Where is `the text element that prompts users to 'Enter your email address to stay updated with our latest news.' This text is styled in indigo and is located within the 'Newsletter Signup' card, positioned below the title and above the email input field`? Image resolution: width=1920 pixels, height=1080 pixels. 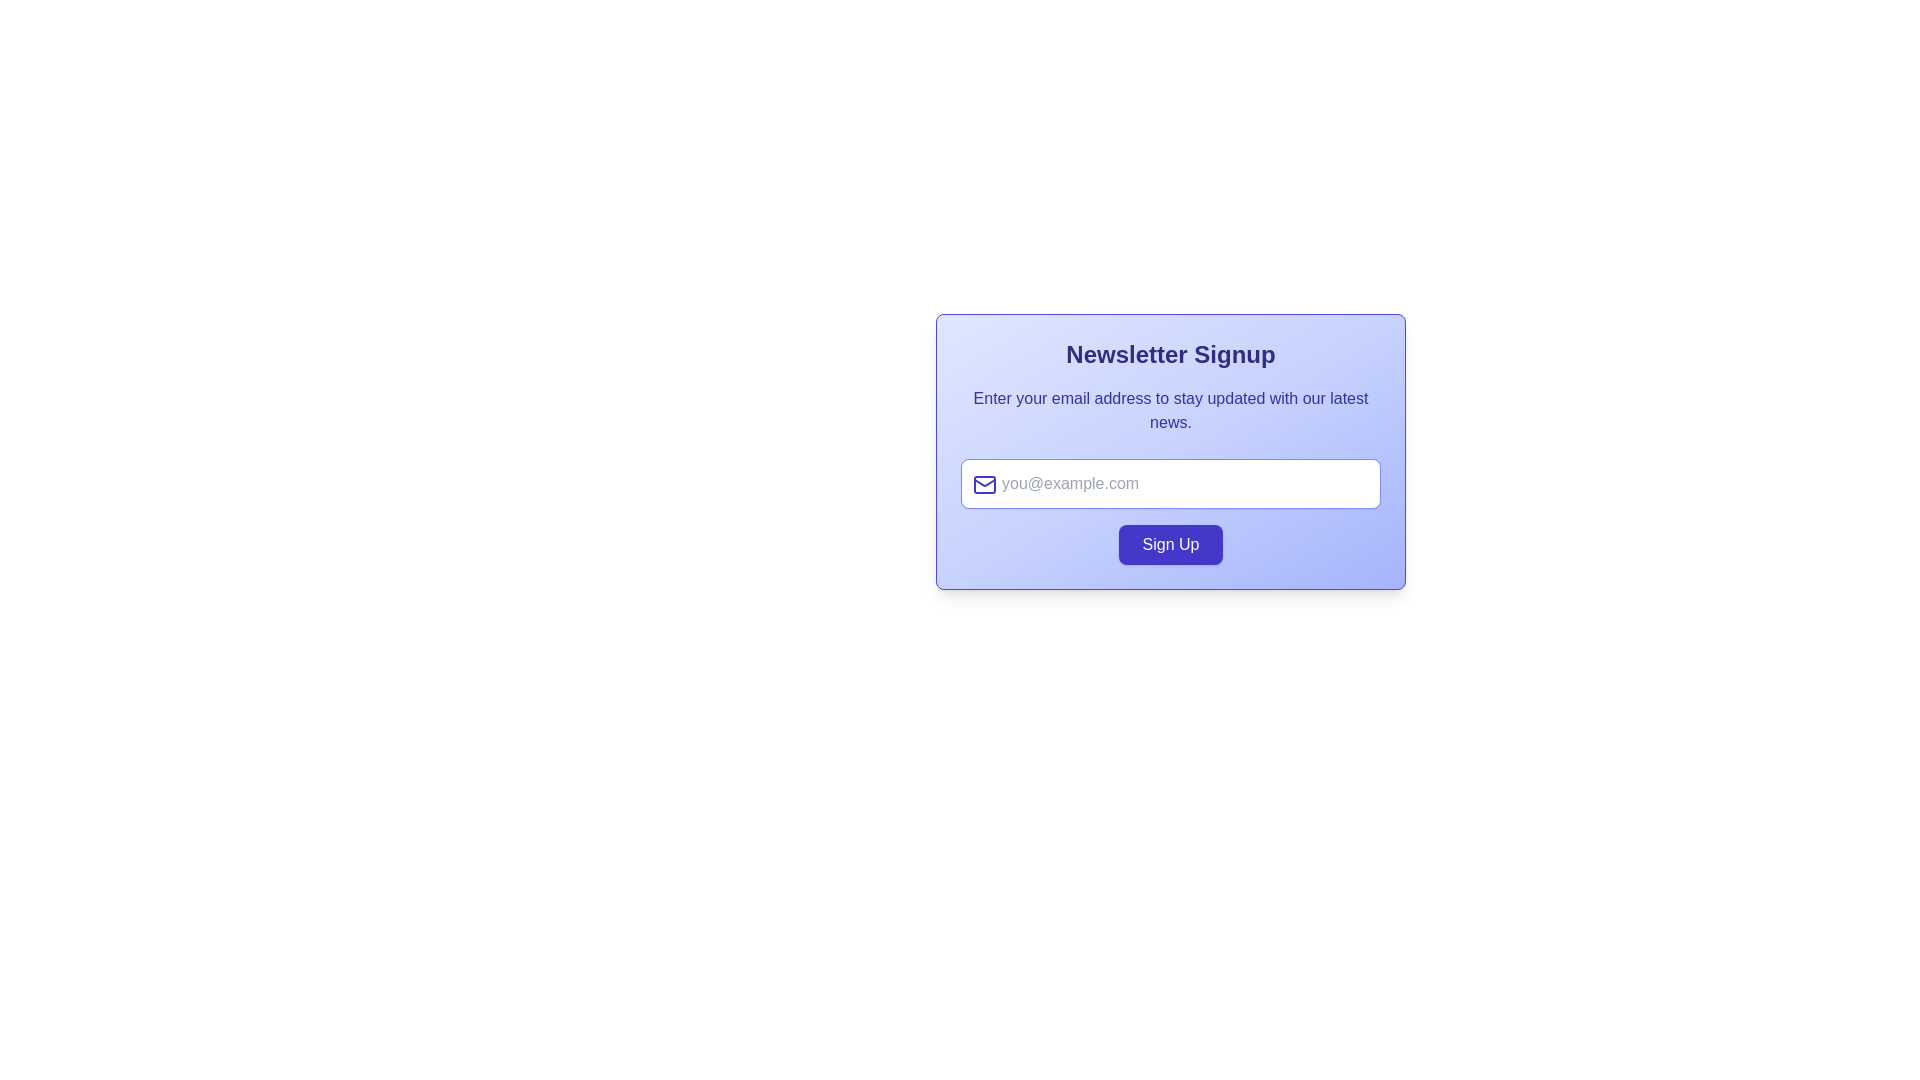
the text element that prompts users to 'Enter your email address to stay updated with our latest news.' This text is styled in indigo and is located within the 'Newsletter Signup' card, positioned below the title and above the email input field is located at coordinates (1171, 410).